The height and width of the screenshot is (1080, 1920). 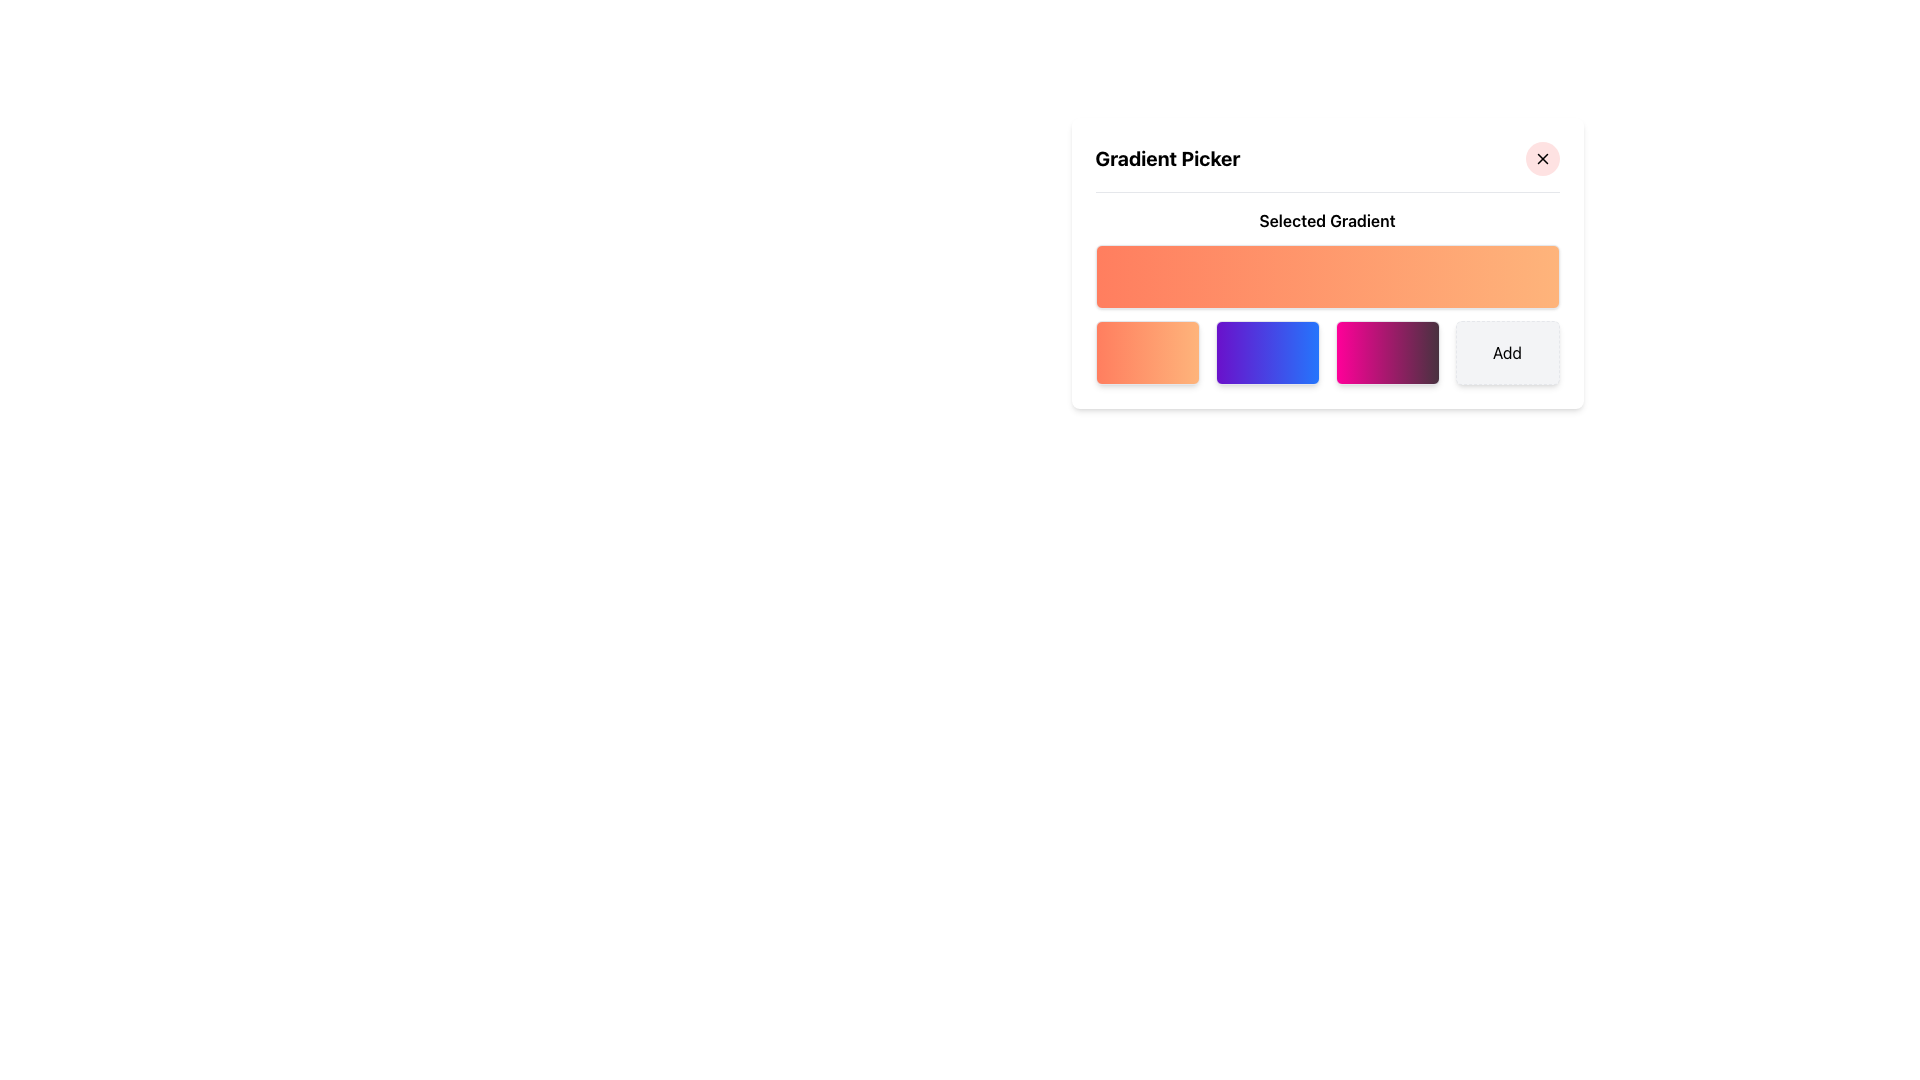 What do you see at coordinates (1541, 157) in the screenshot?
I see `the close icon button, which is a small 'X' shaped icon located at the top-right corner of the 'Gradient Picker' panel` at bounding box center [1541, 157].